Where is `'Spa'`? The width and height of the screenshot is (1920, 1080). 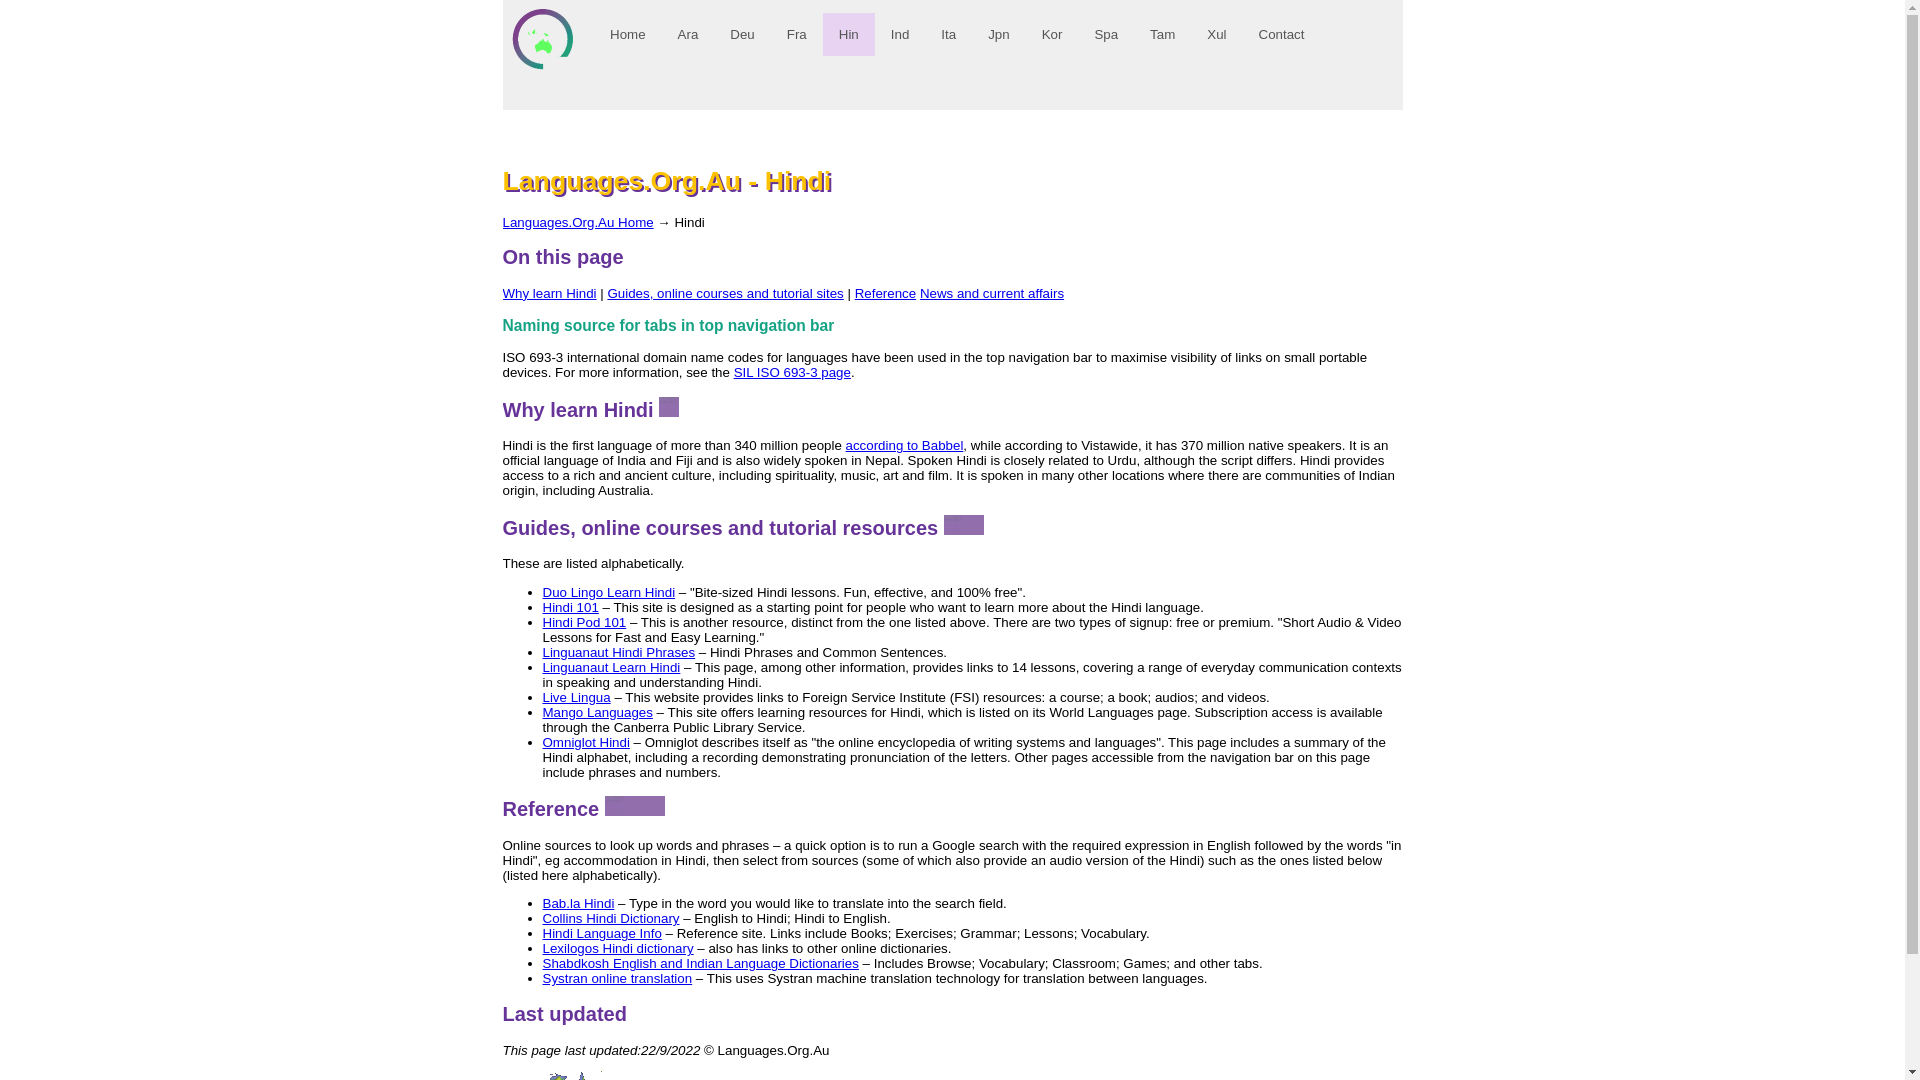 'Spa' is located at coordinates (1104, 34).